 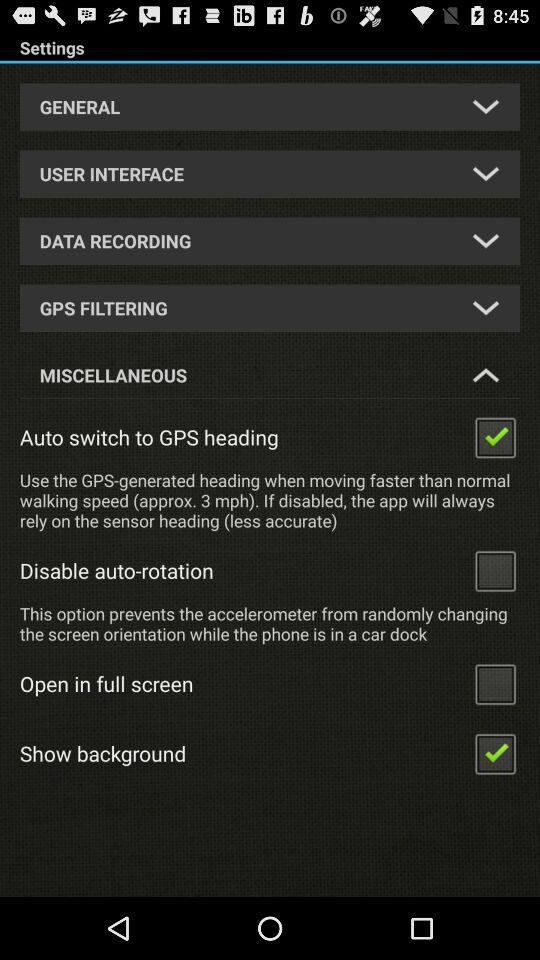 I want to click on select, so click(x=494, y=752).